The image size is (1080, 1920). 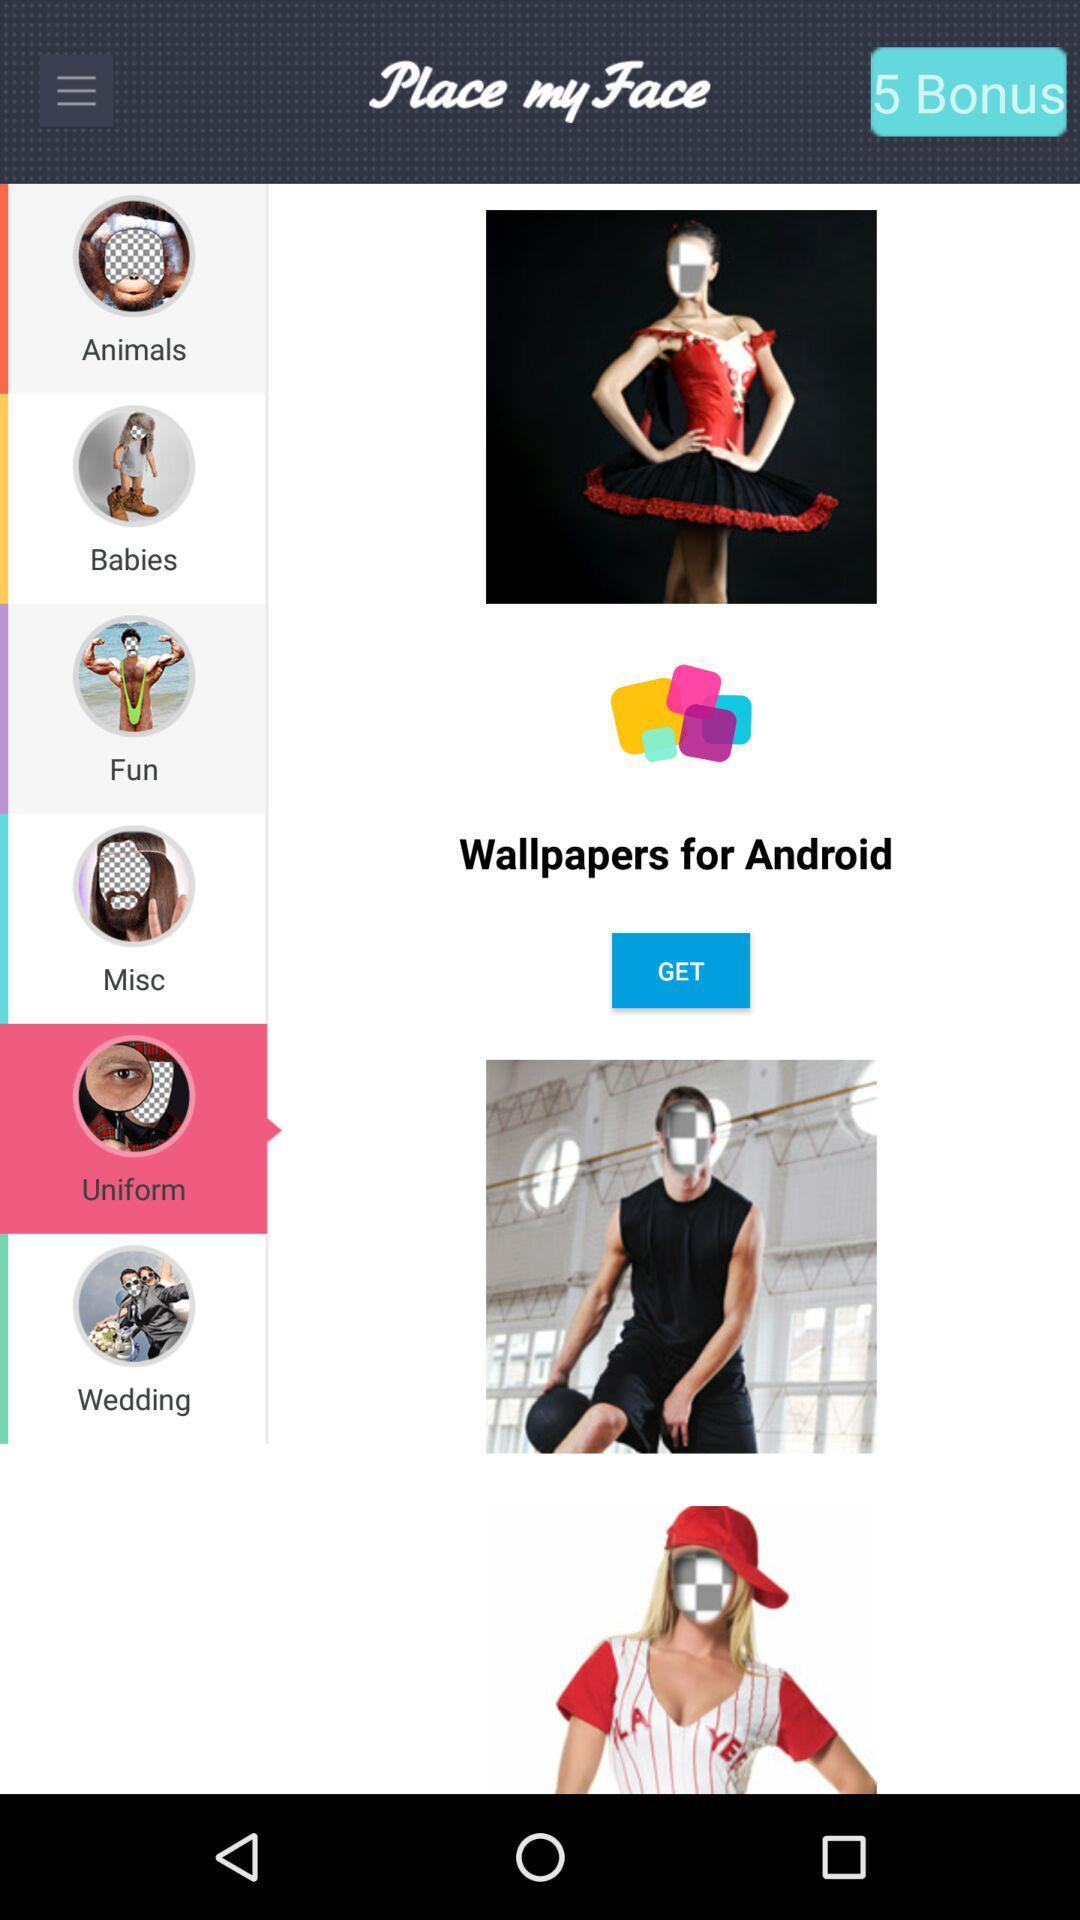 I want to click on the no of types wallpaper, so click(x=680, y=714).